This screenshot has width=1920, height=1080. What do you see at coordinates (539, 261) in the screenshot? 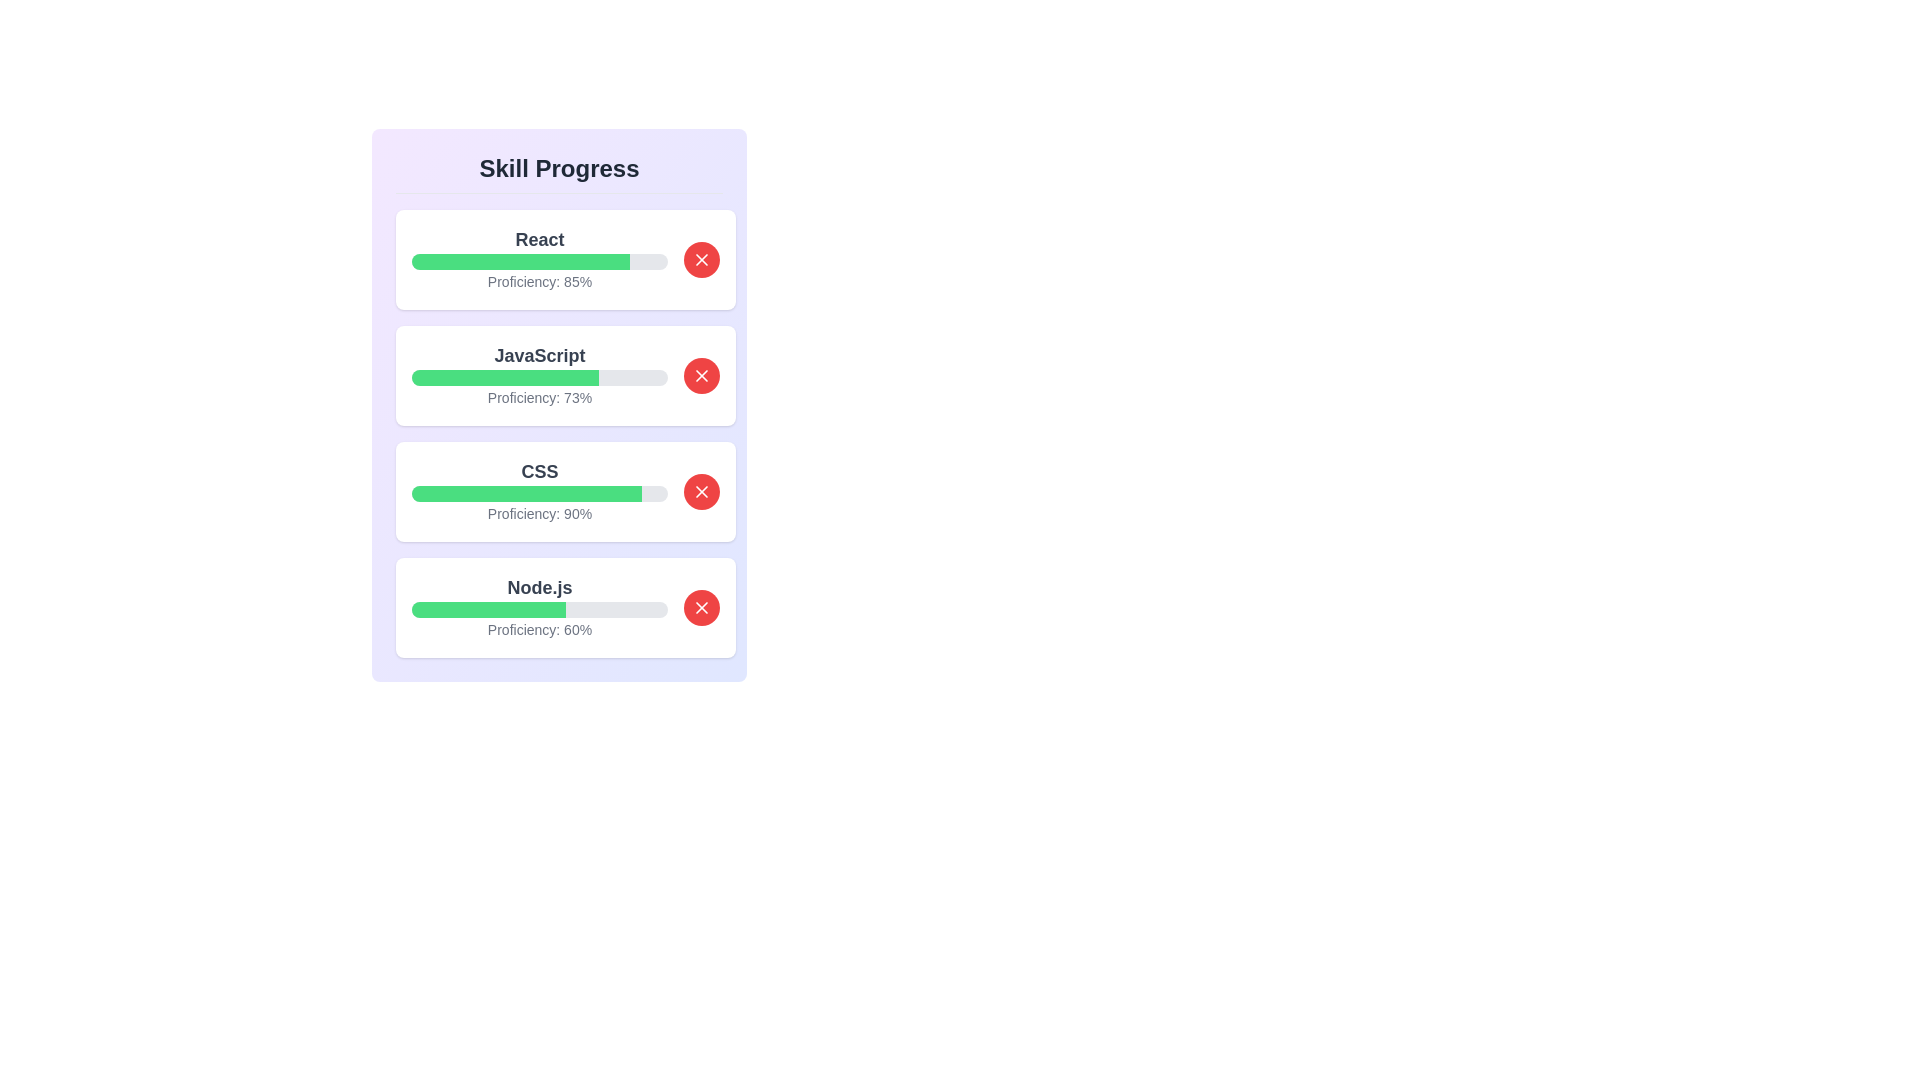
I see `the progress bar for the skill 'React'` at bounding box center [539, 261].